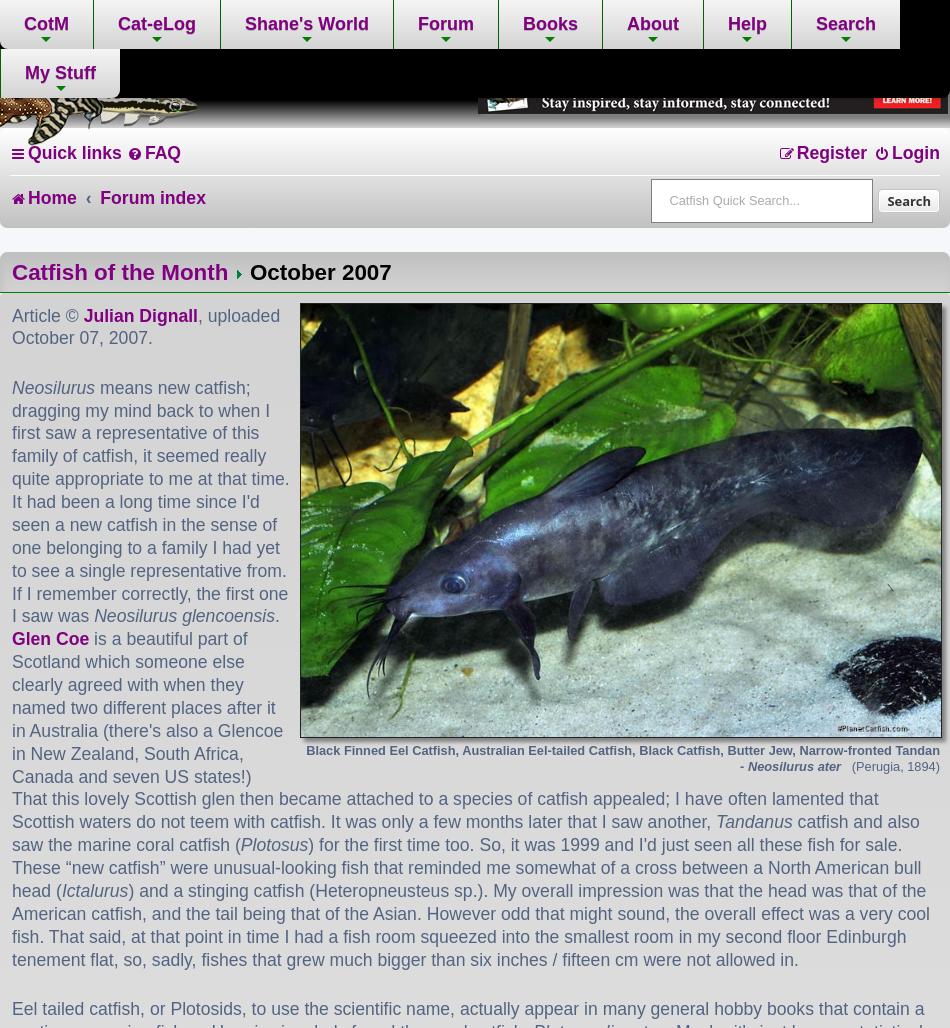 This screenshot has height=1028, width=950. Describe the element at coordinates (60, 71) in the screenshot. I see `'My Stuff'` at that location.